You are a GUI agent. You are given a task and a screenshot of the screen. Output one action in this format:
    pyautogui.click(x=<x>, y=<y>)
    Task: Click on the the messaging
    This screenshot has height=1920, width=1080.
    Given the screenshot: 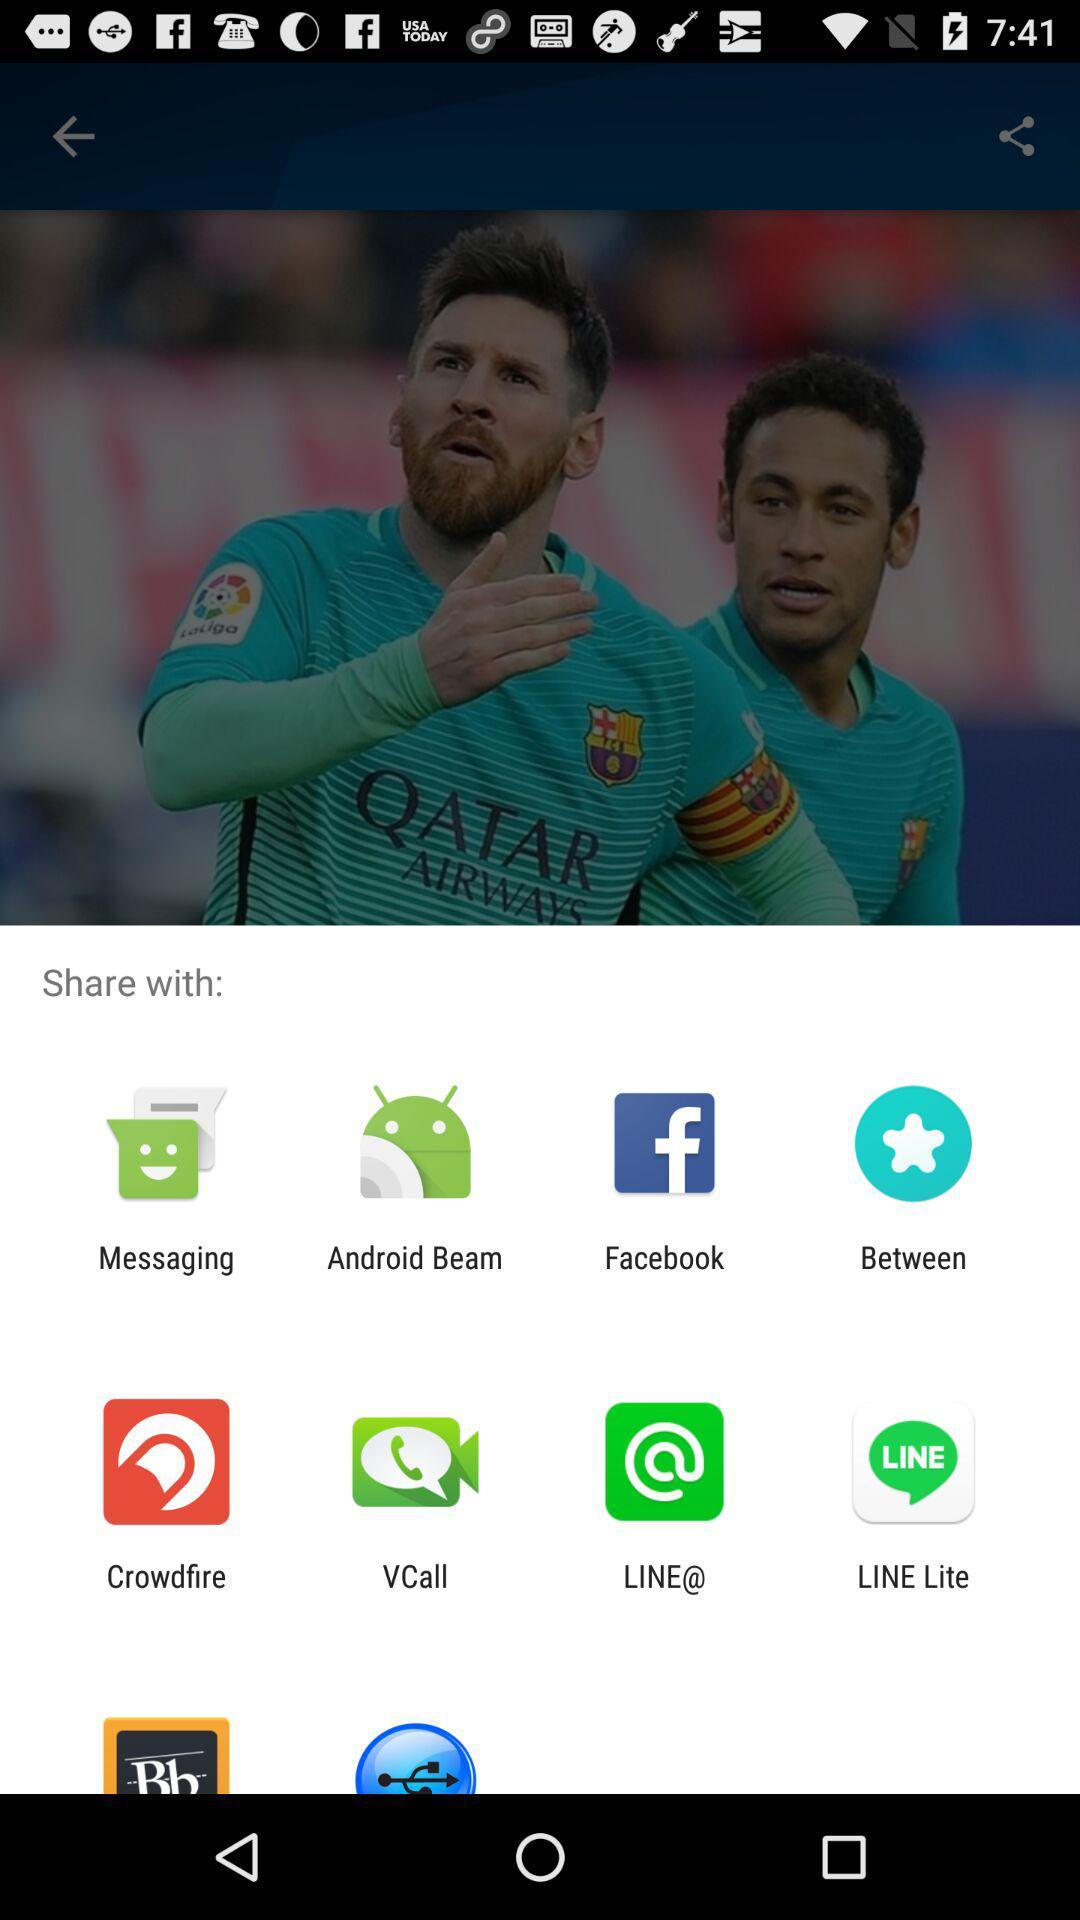 What is the action you would take?
    pyautogui.click(x=165, y=1274)
    